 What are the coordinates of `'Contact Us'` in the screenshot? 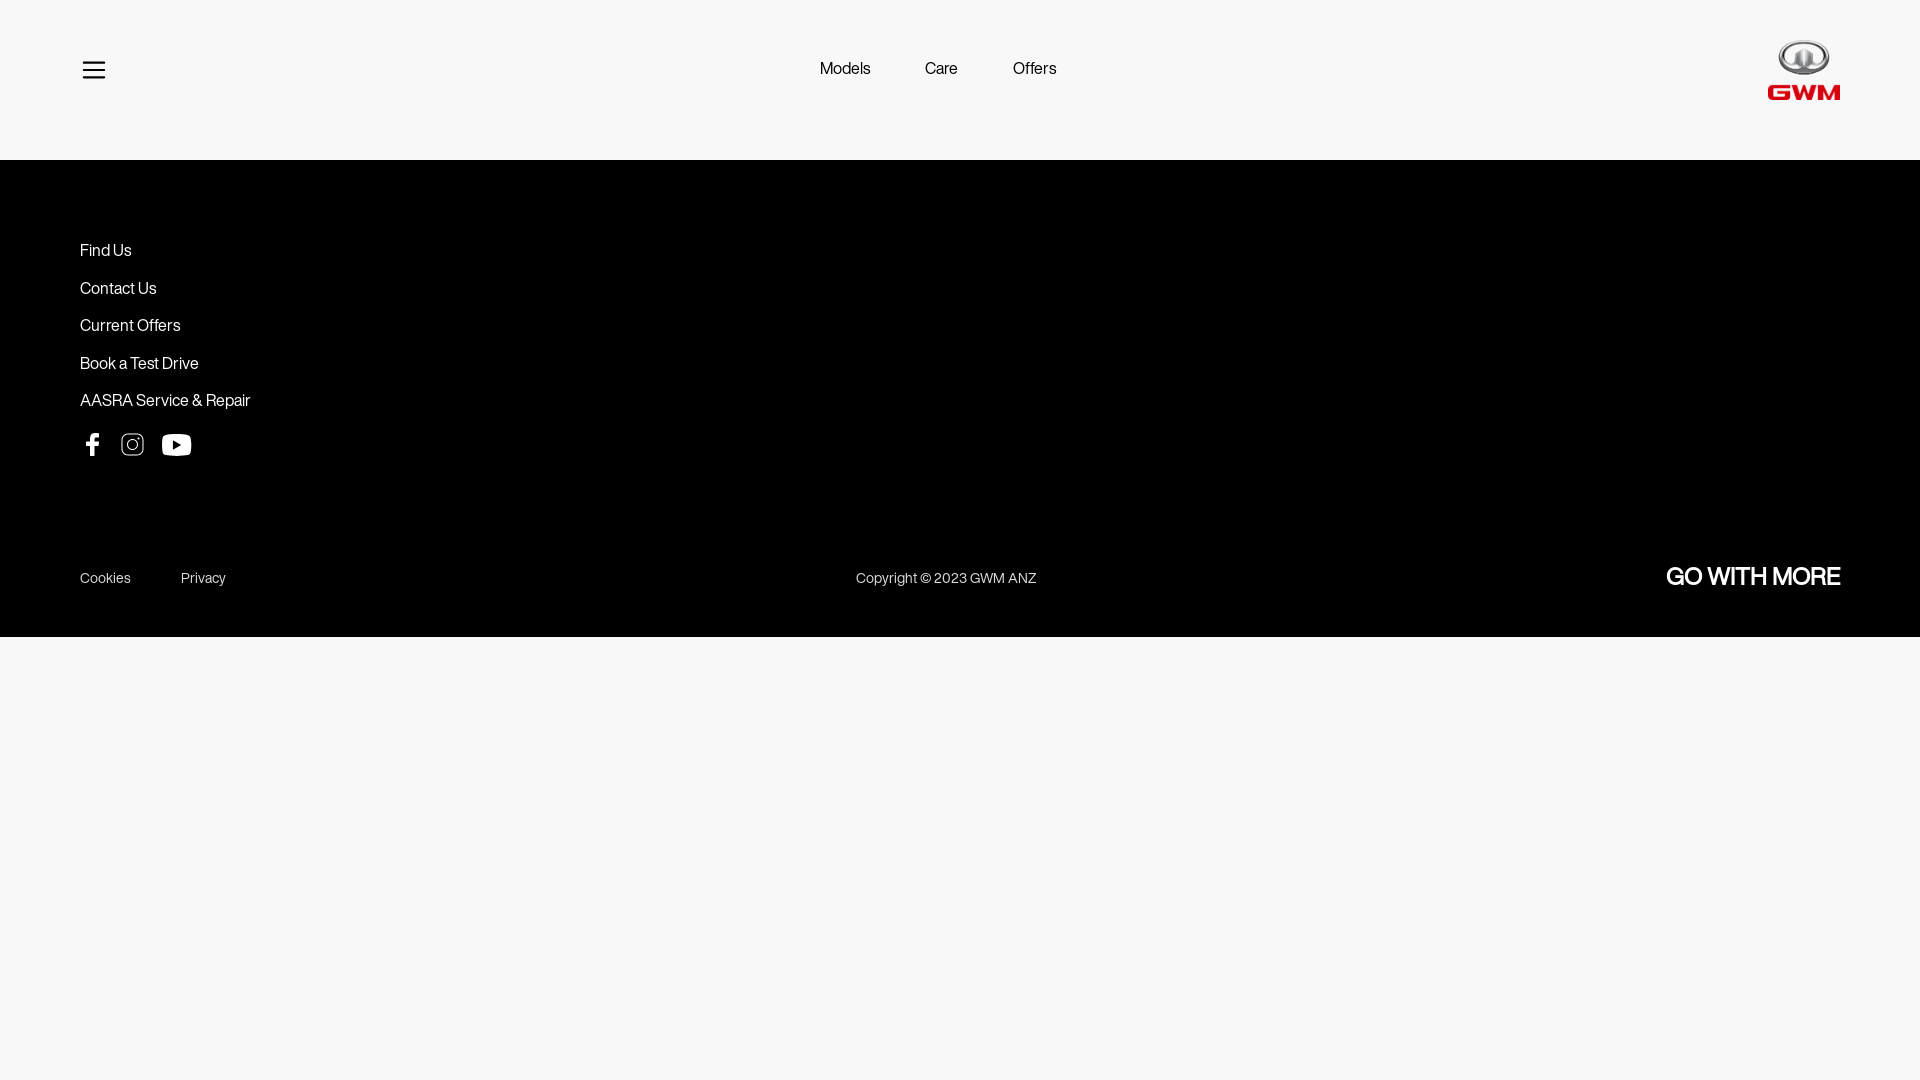 It's located at (117, 289).